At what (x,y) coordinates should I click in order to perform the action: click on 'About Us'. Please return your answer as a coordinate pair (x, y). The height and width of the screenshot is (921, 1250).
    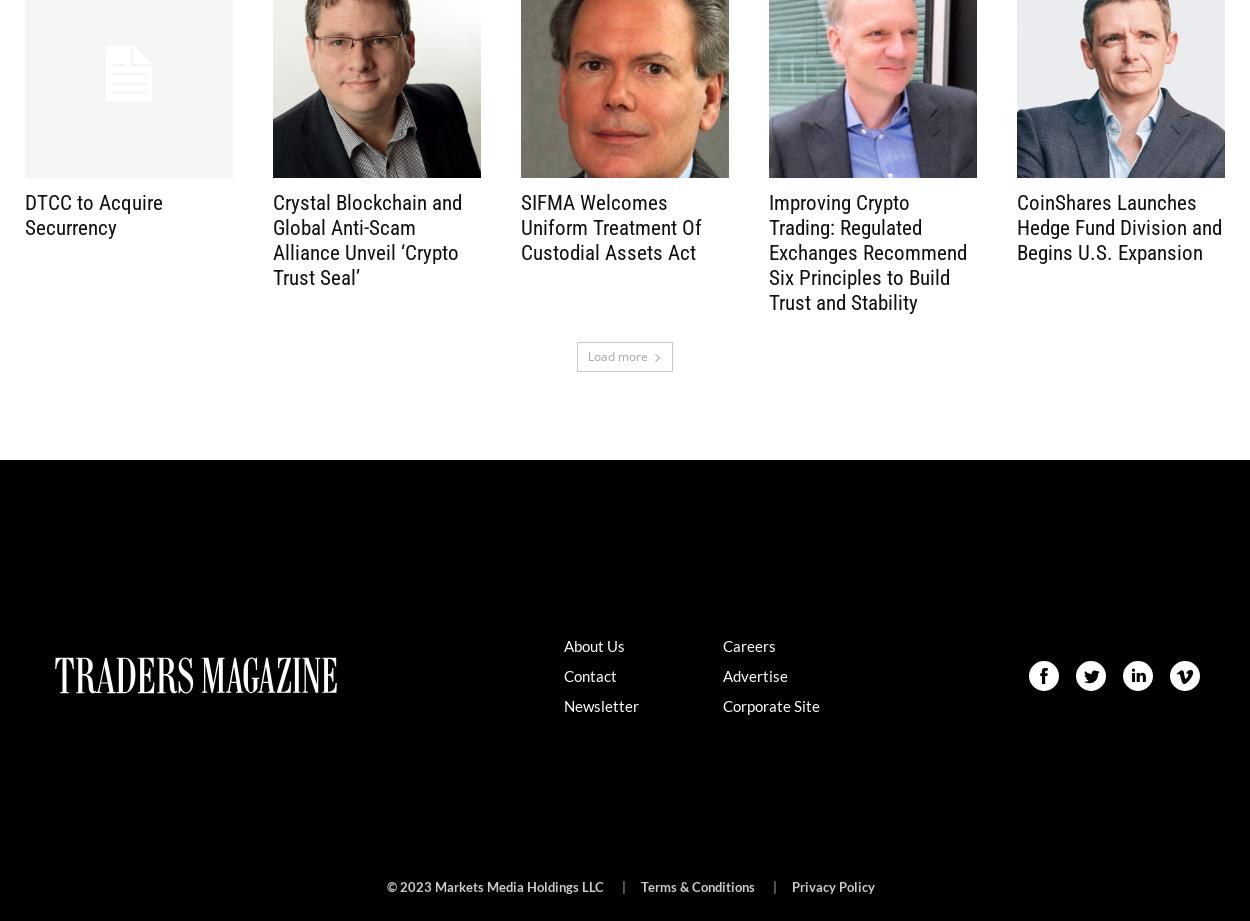
    Looking at the image, I should click on (592, 644).